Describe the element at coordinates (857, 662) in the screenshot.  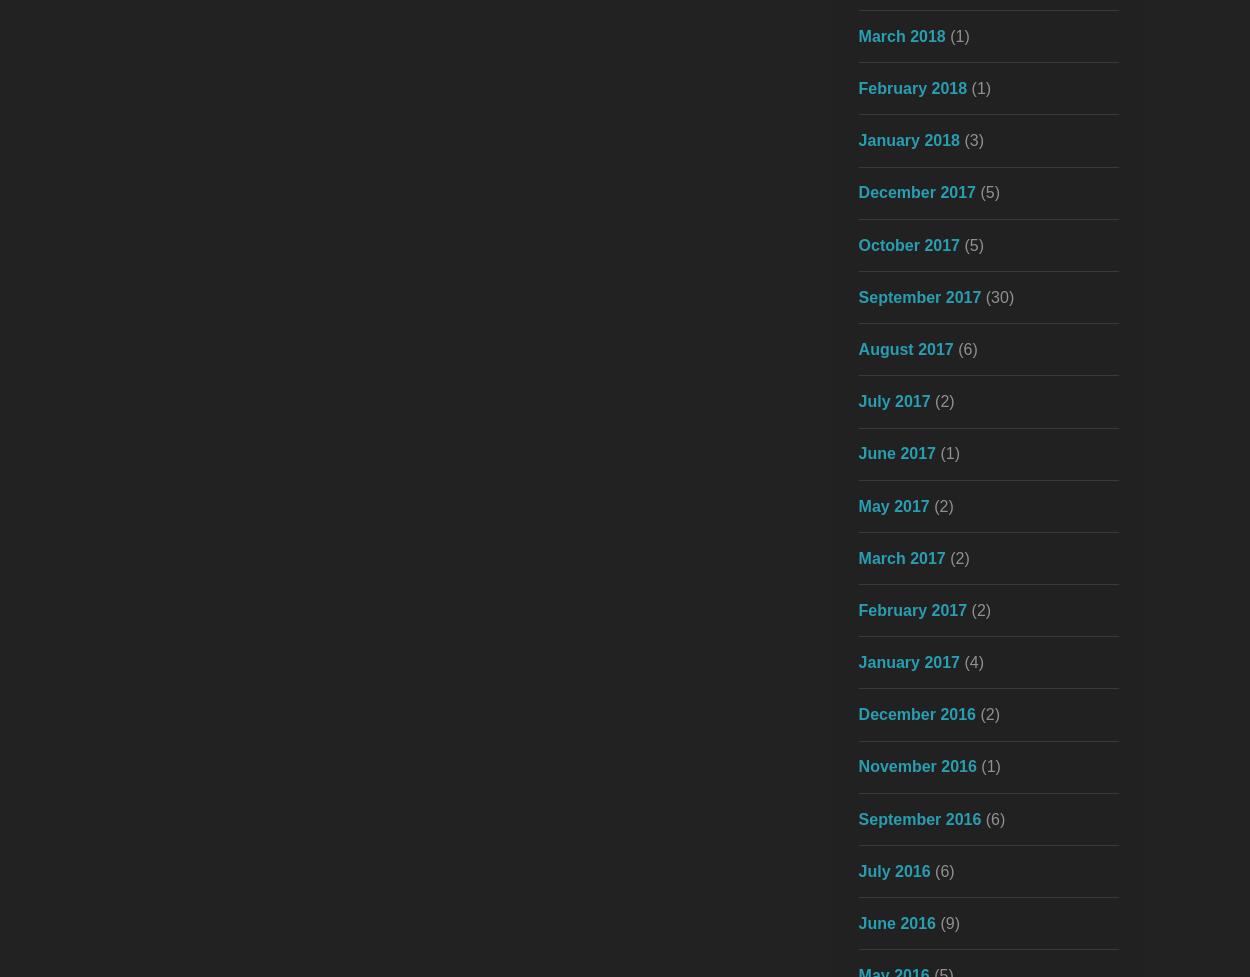
I see `'January 2017'` at that location.